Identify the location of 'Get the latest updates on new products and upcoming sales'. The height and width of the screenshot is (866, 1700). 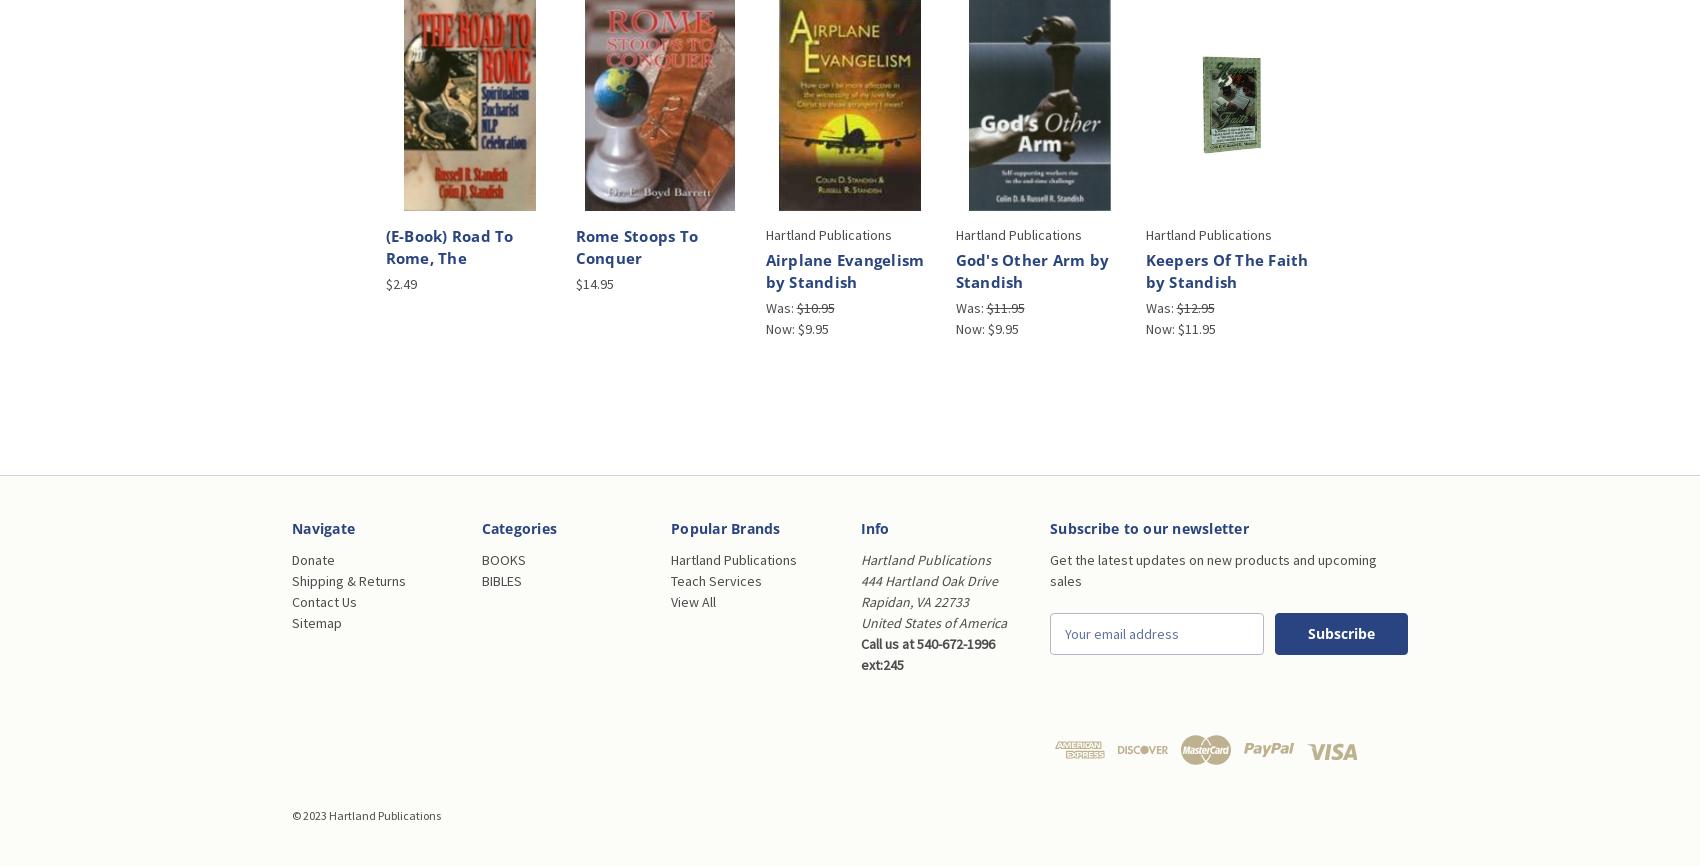
(1212, 569).